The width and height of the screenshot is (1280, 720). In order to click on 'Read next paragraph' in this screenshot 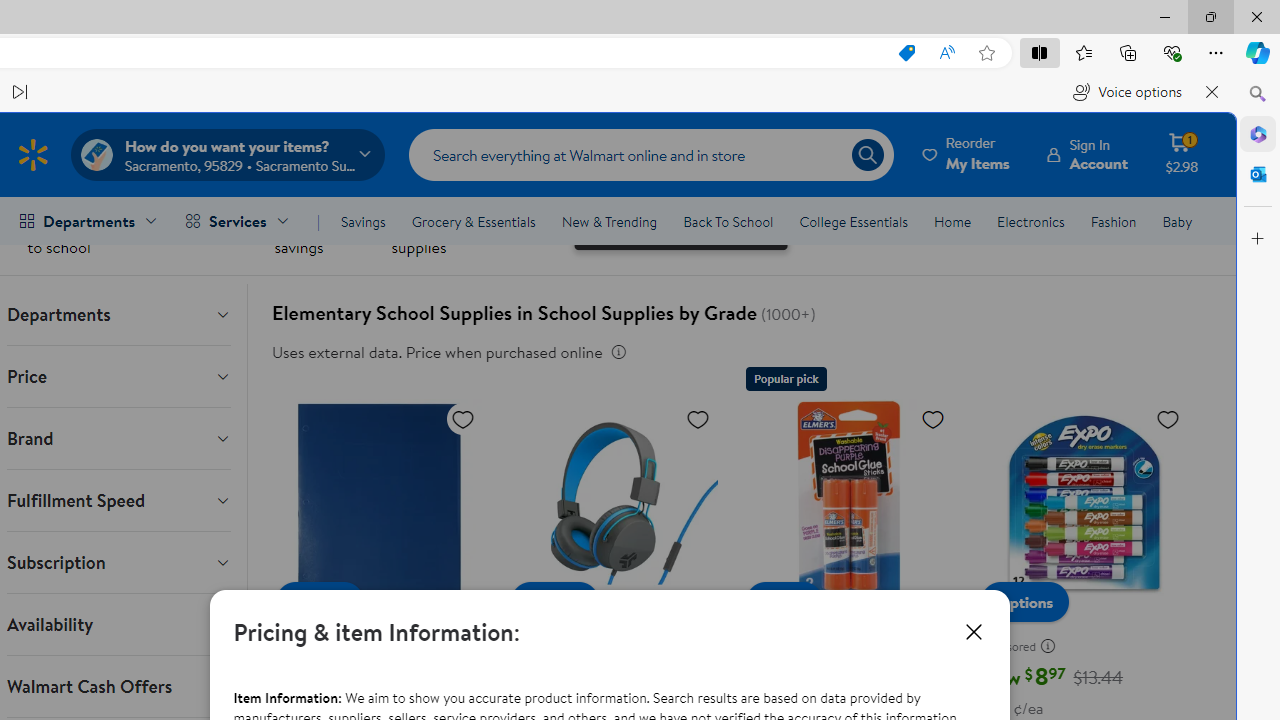, I will do `click(19, 92)`.